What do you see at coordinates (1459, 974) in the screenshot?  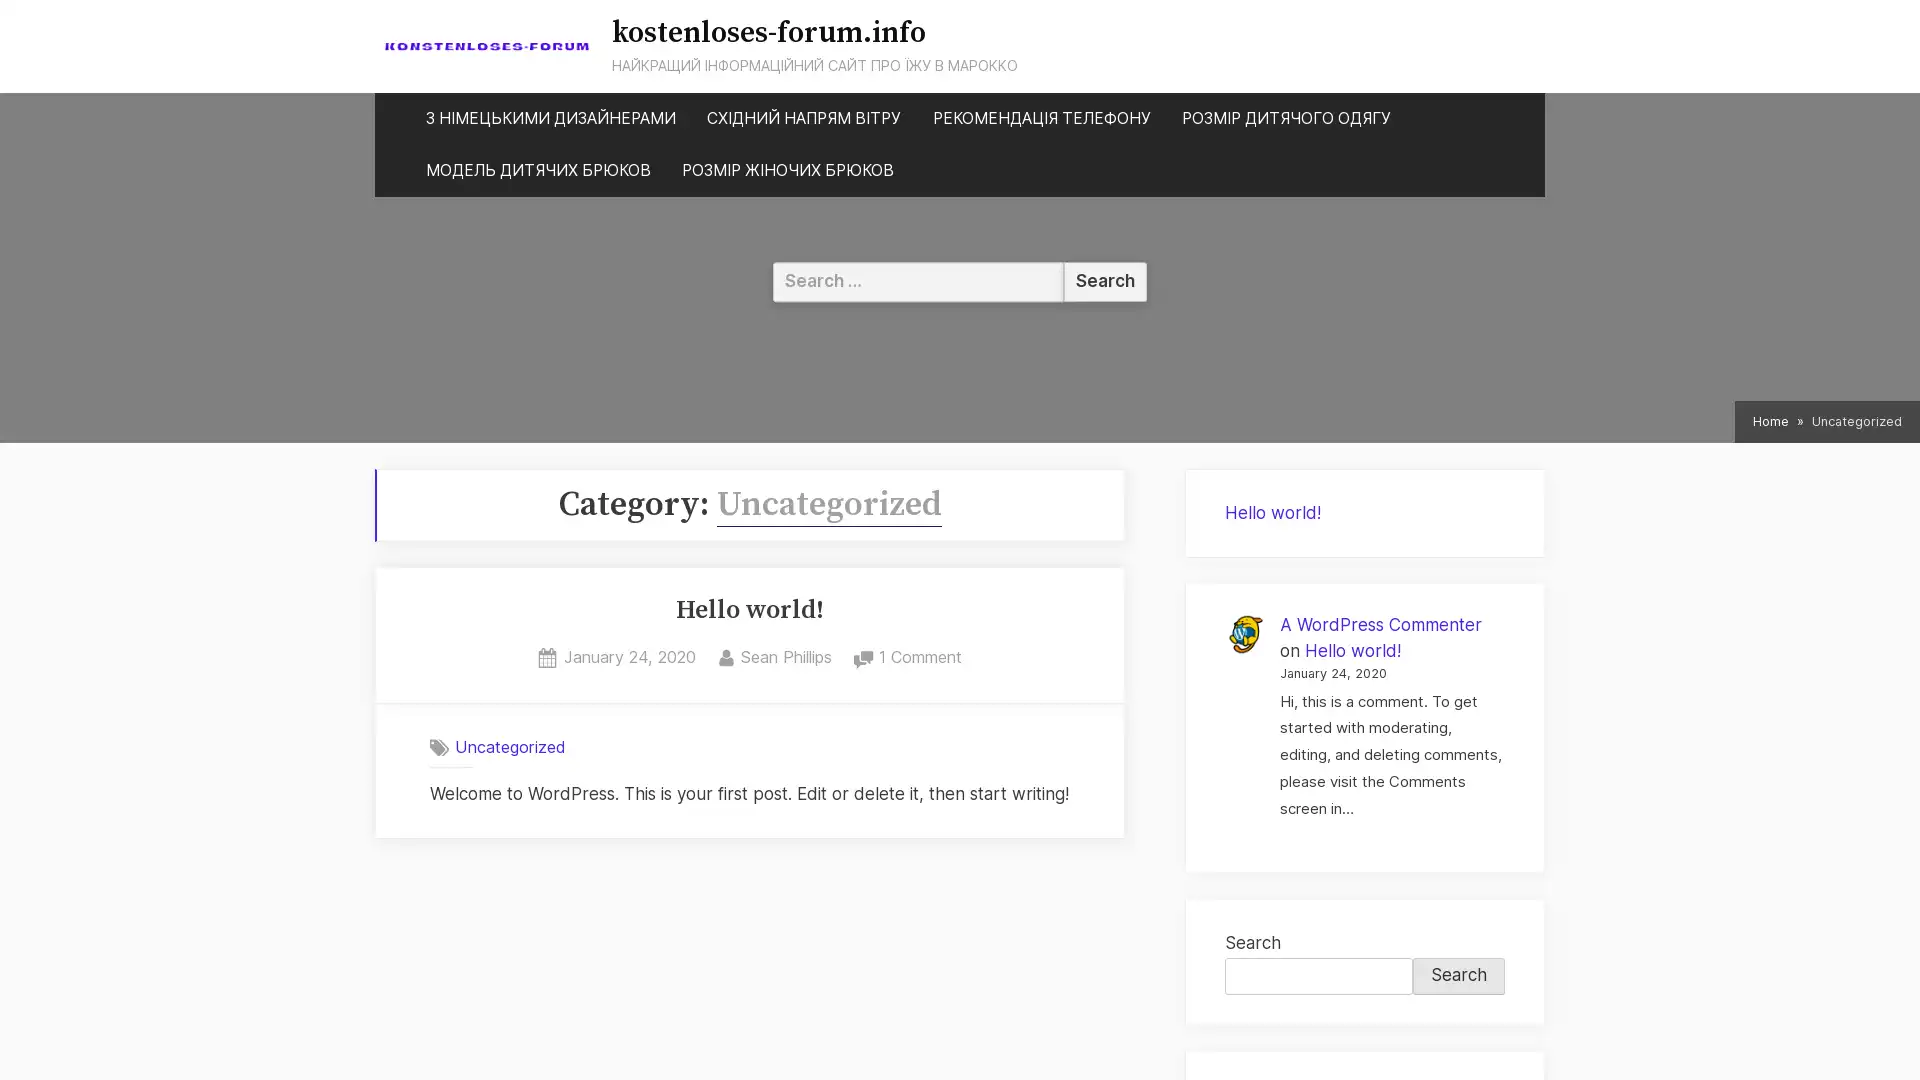 I see `Search` at bounding box center [1459, 974].